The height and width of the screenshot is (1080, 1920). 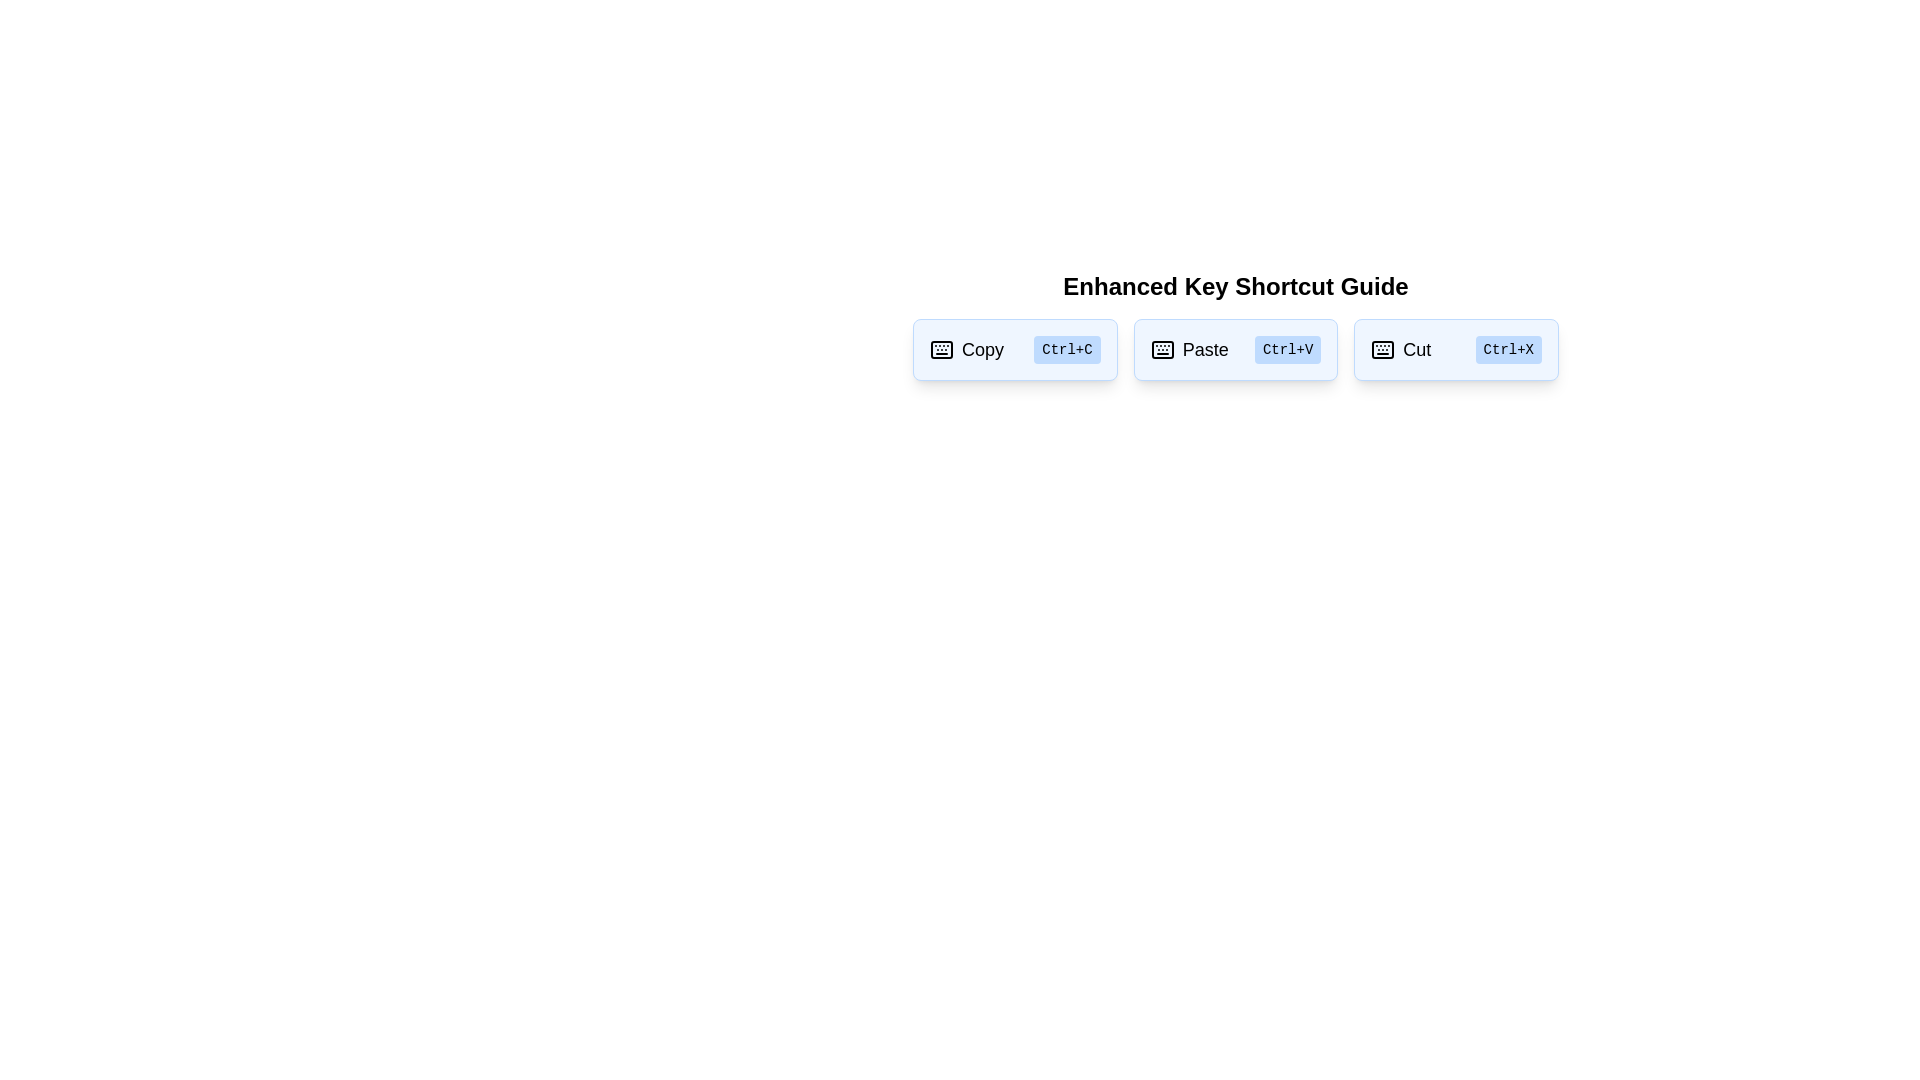 What do you see at coordinates (1382, 349) in the screenshot?
I see `the Icon component, which is an SVG rectangle with rounded corners representing a keyboard shortcut, located on the left side of the four main buttons` at bounding box center [1382, 349].